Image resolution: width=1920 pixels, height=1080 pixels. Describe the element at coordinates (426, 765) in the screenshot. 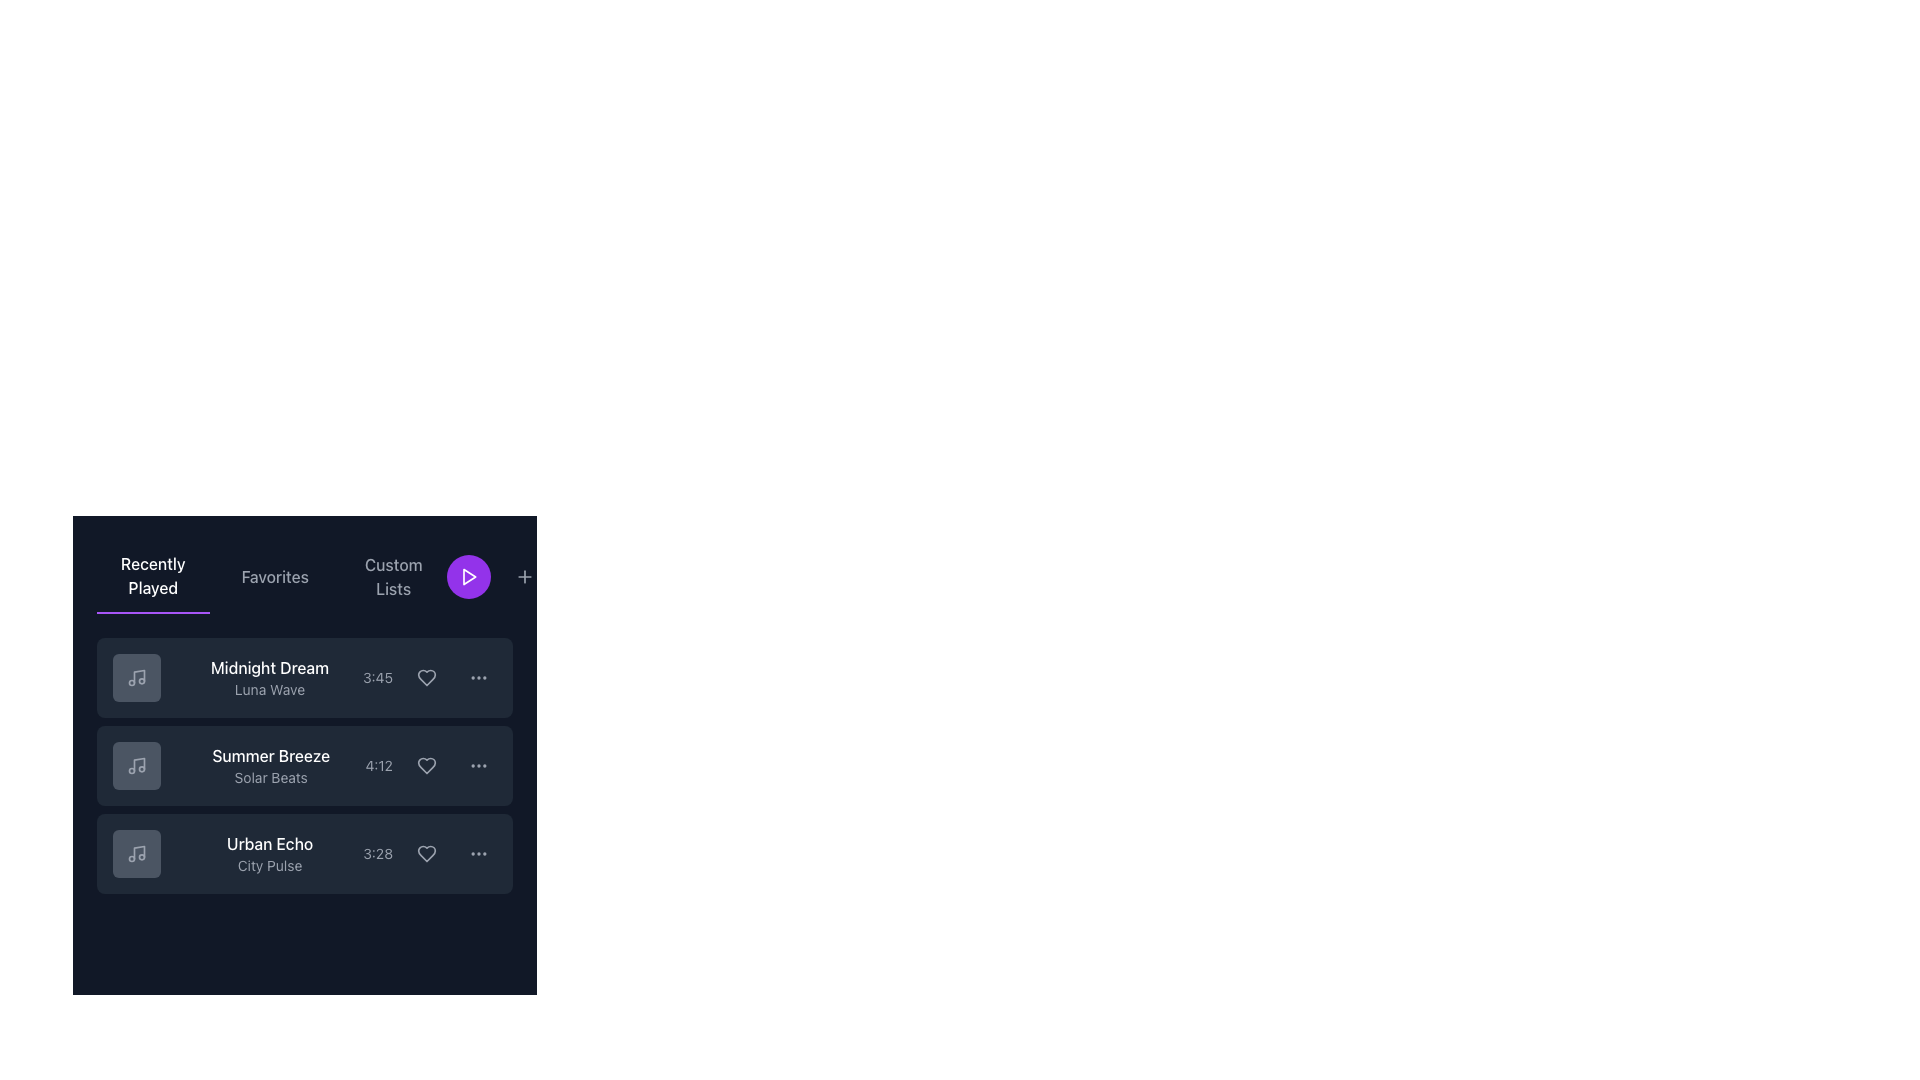

I see `the heart-shaped toggle button icon for the song 'Summer Breeze'` at that location.